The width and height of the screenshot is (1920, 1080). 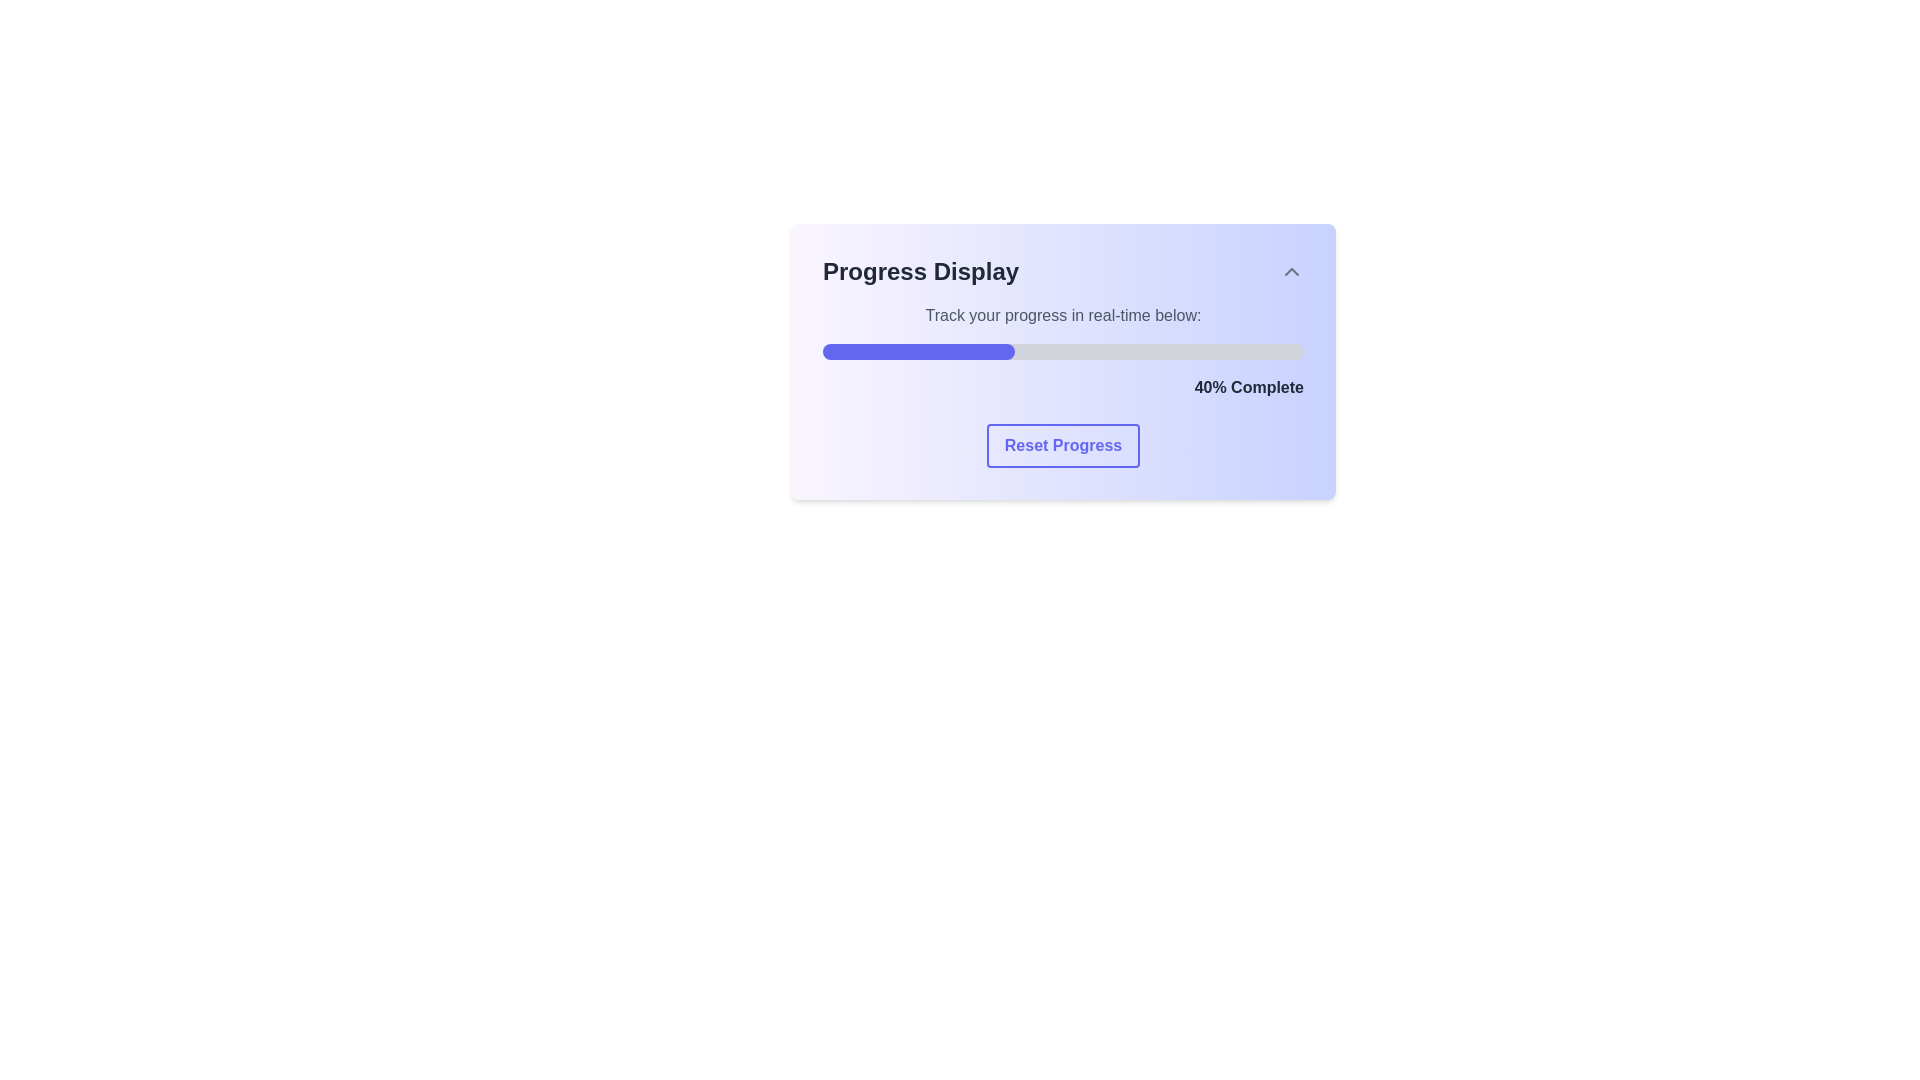 What do you see at coordinates (920, 272) in the screenshot?
I see `the title or header text display located in the upper-left corner of the progress tracking section` at bounding box center [920, 272].